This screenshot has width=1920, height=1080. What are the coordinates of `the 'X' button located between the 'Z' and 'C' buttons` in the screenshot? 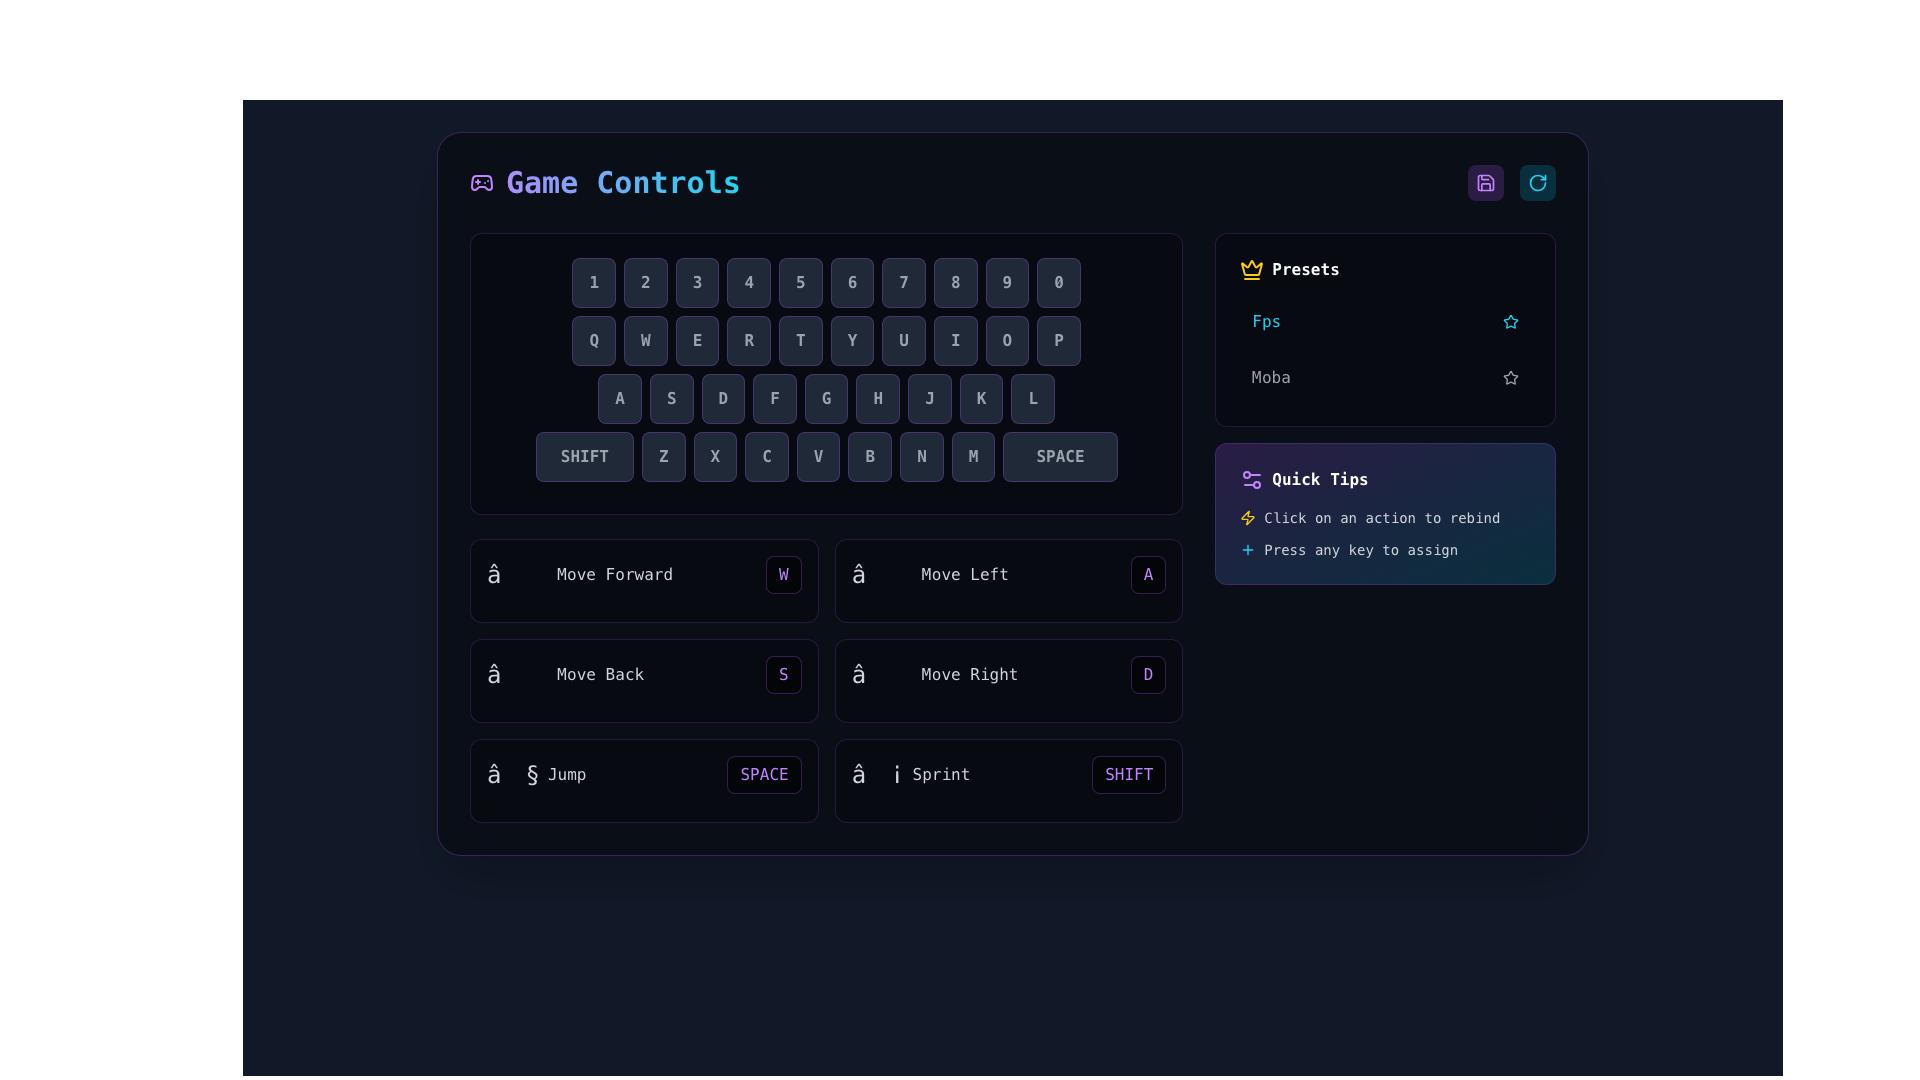 It's located at (715, 456).